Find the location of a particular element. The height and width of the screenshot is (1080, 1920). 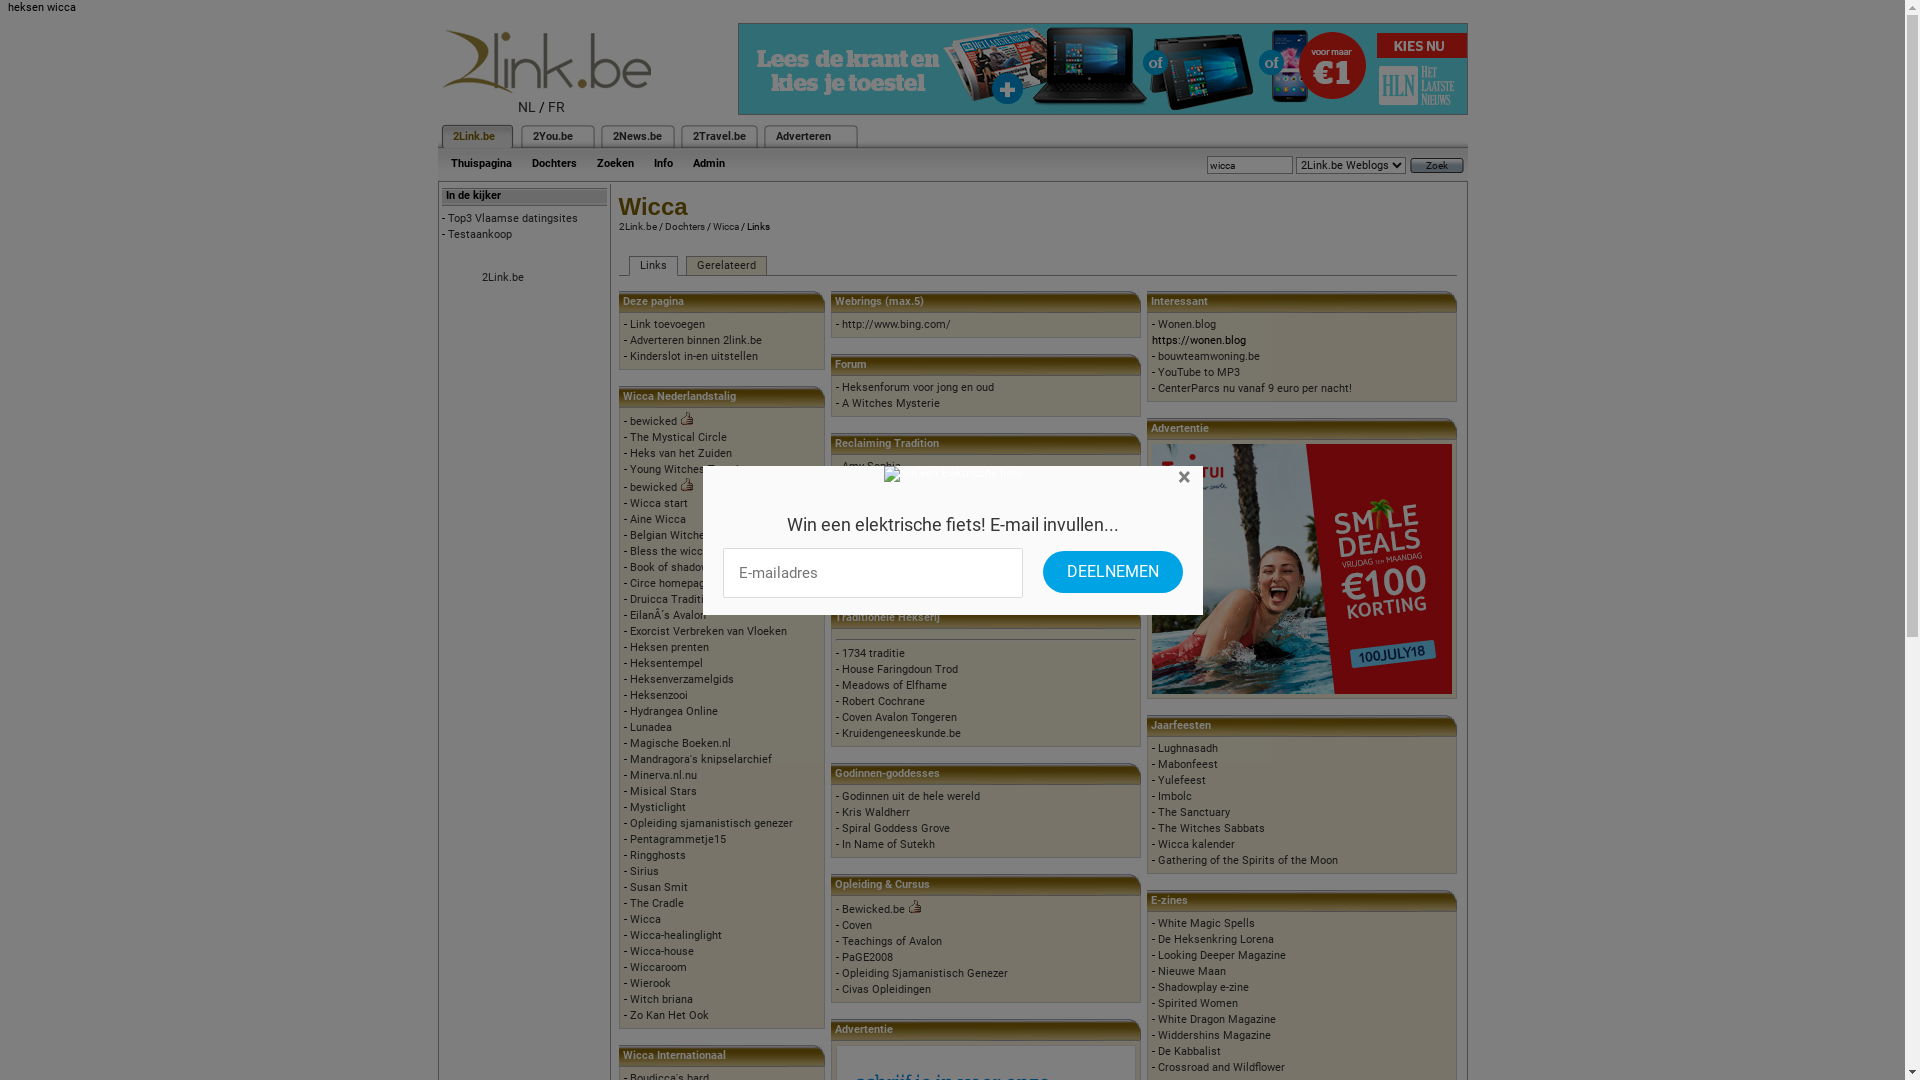

'Zoeken' is located at coordinates (613, 162).